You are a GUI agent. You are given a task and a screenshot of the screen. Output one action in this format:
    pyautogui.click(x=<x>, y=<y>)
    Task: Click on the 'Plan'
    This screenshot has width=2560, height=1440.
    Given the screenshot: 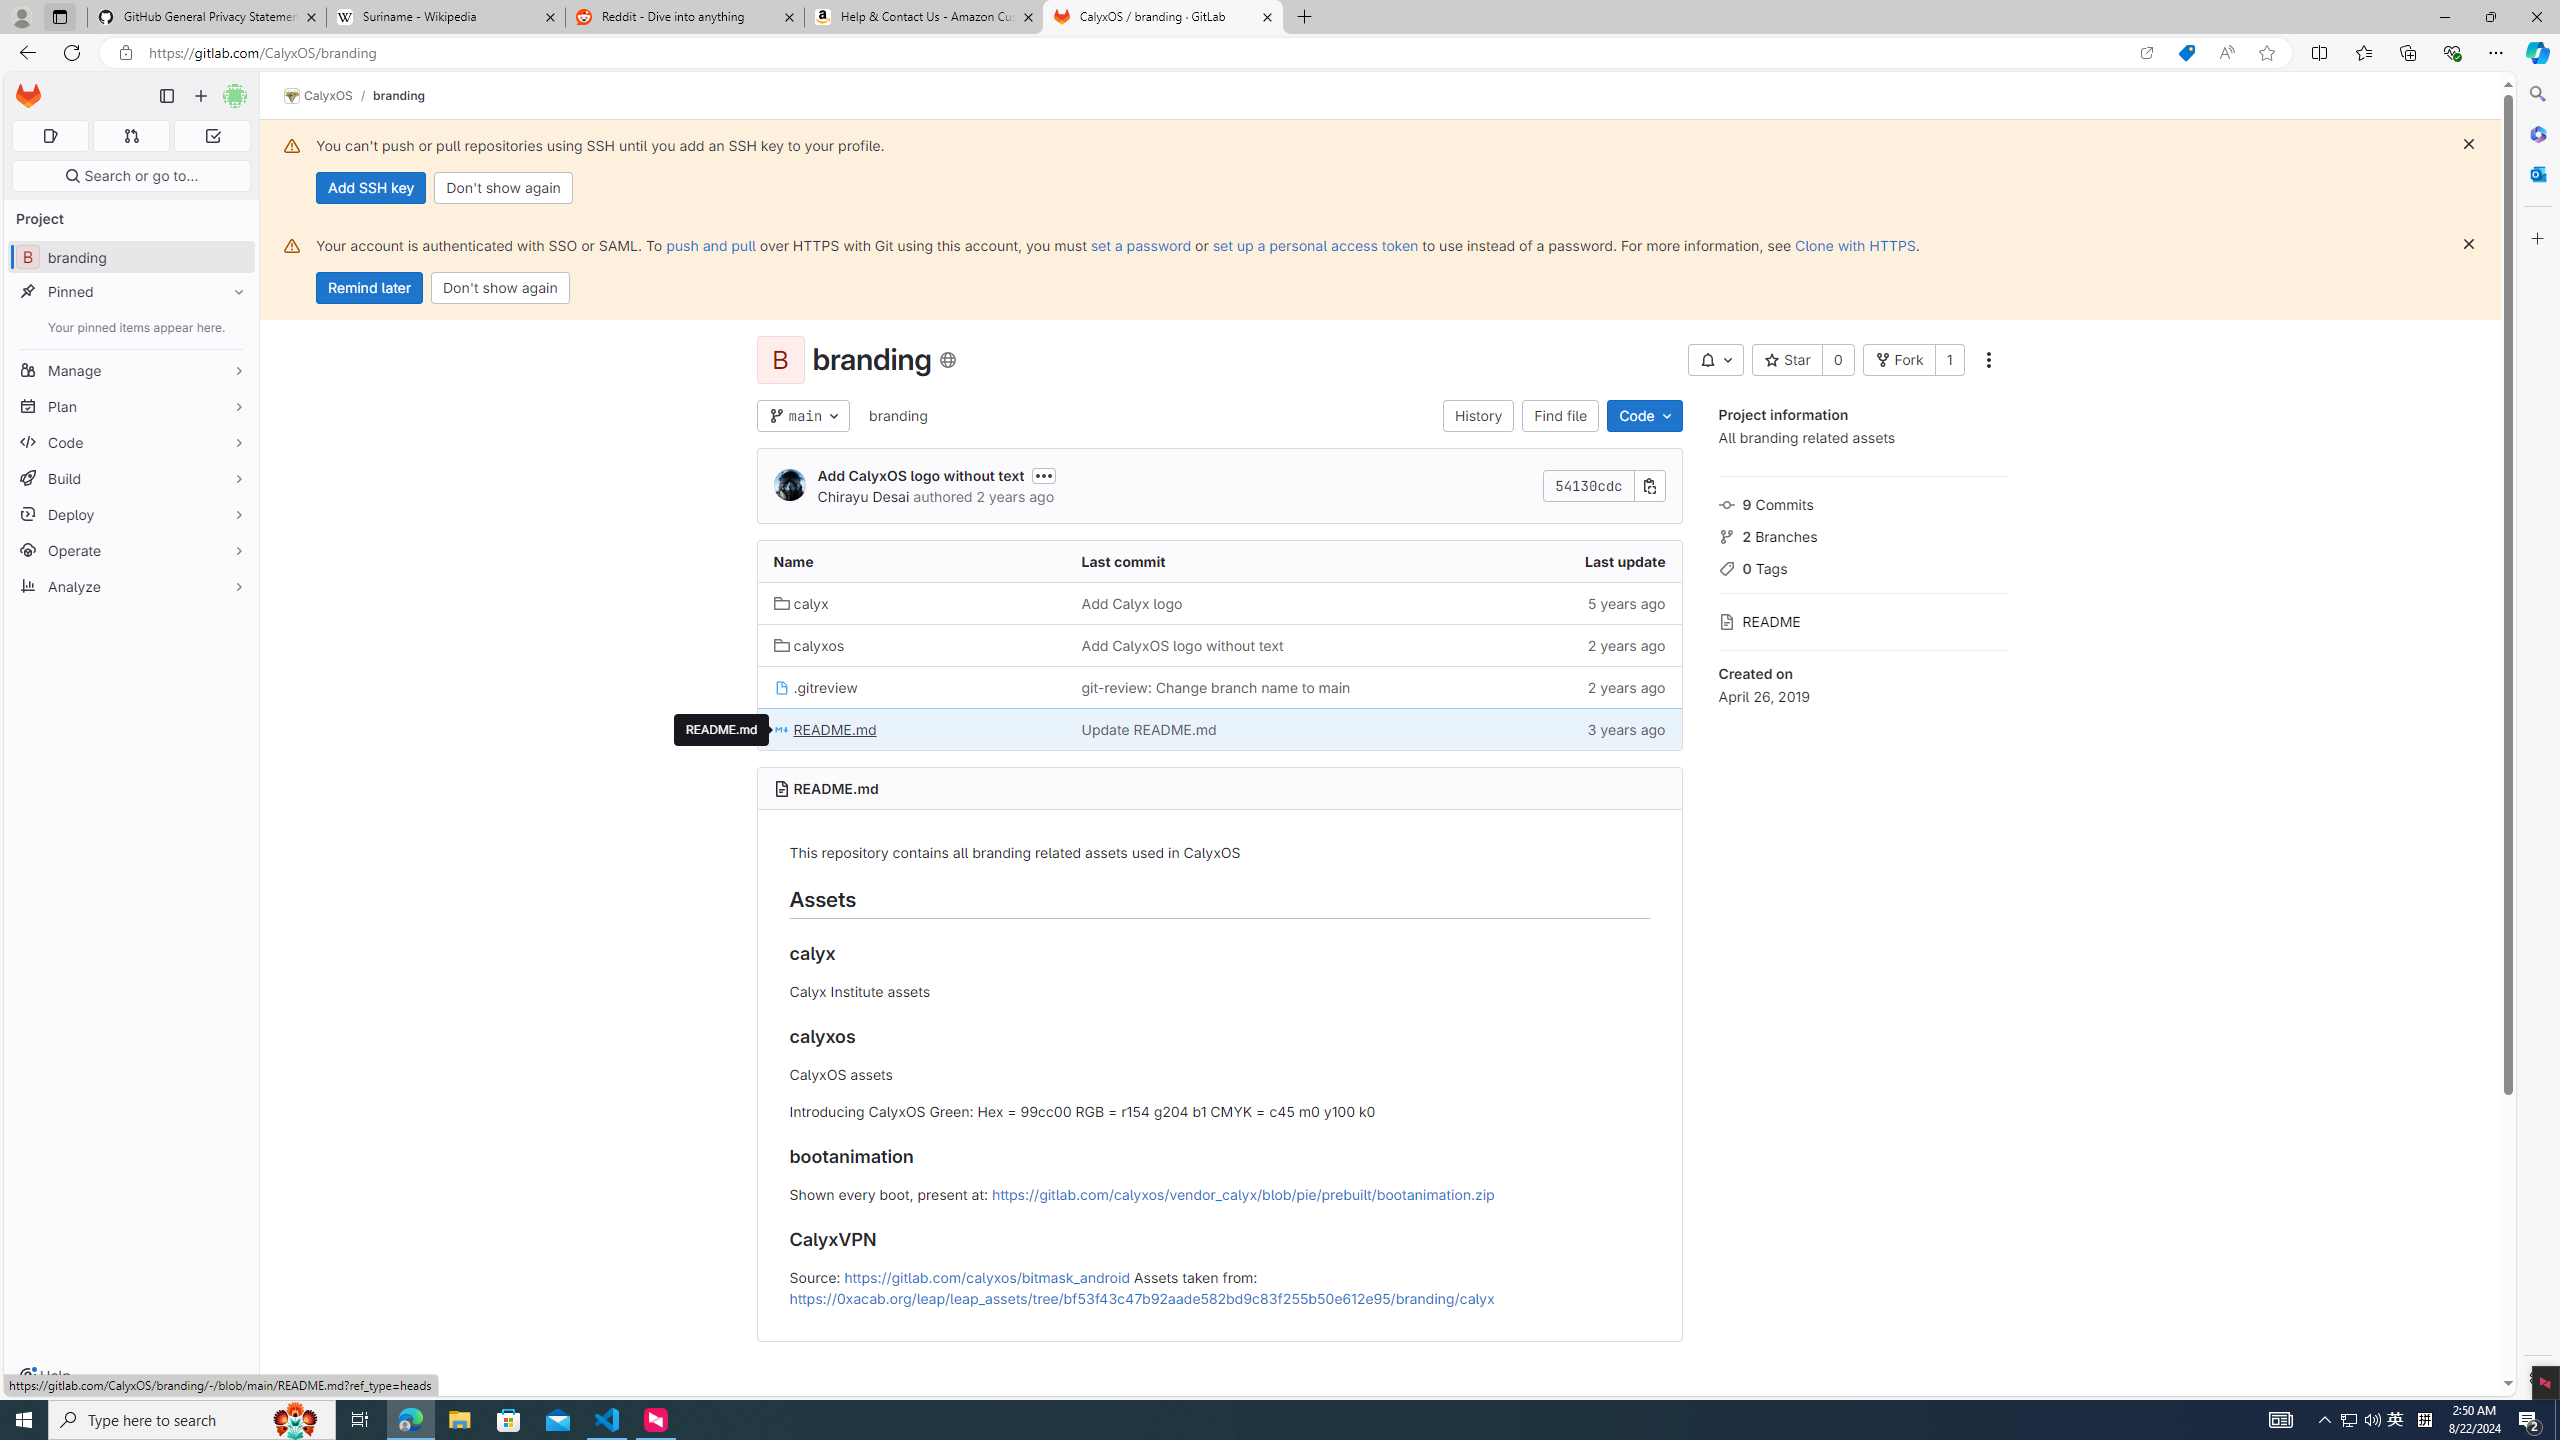 What is the action you would take?
    pyautogui.click(x=130, y=405)
    